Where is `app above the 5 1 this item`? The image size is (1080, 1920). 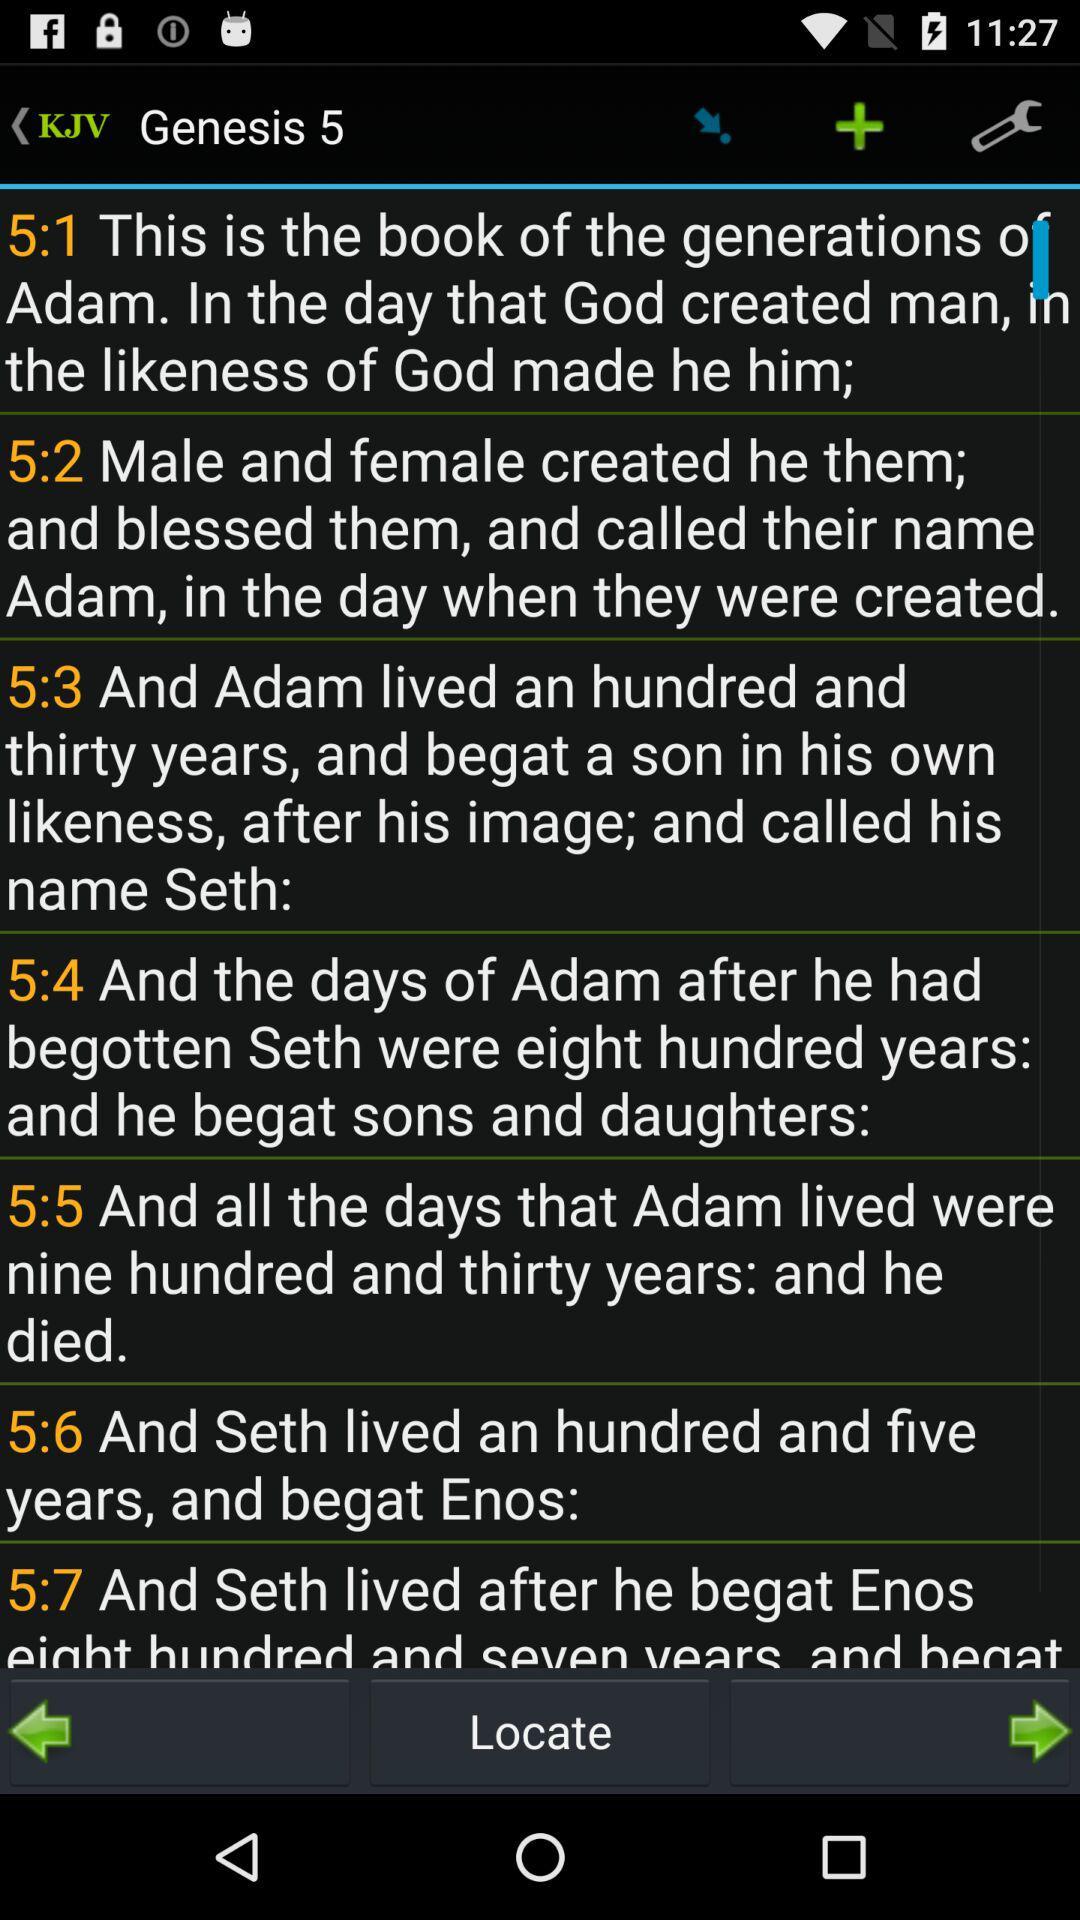
app above the 5 1 this item is located at coordinates (858, 124).